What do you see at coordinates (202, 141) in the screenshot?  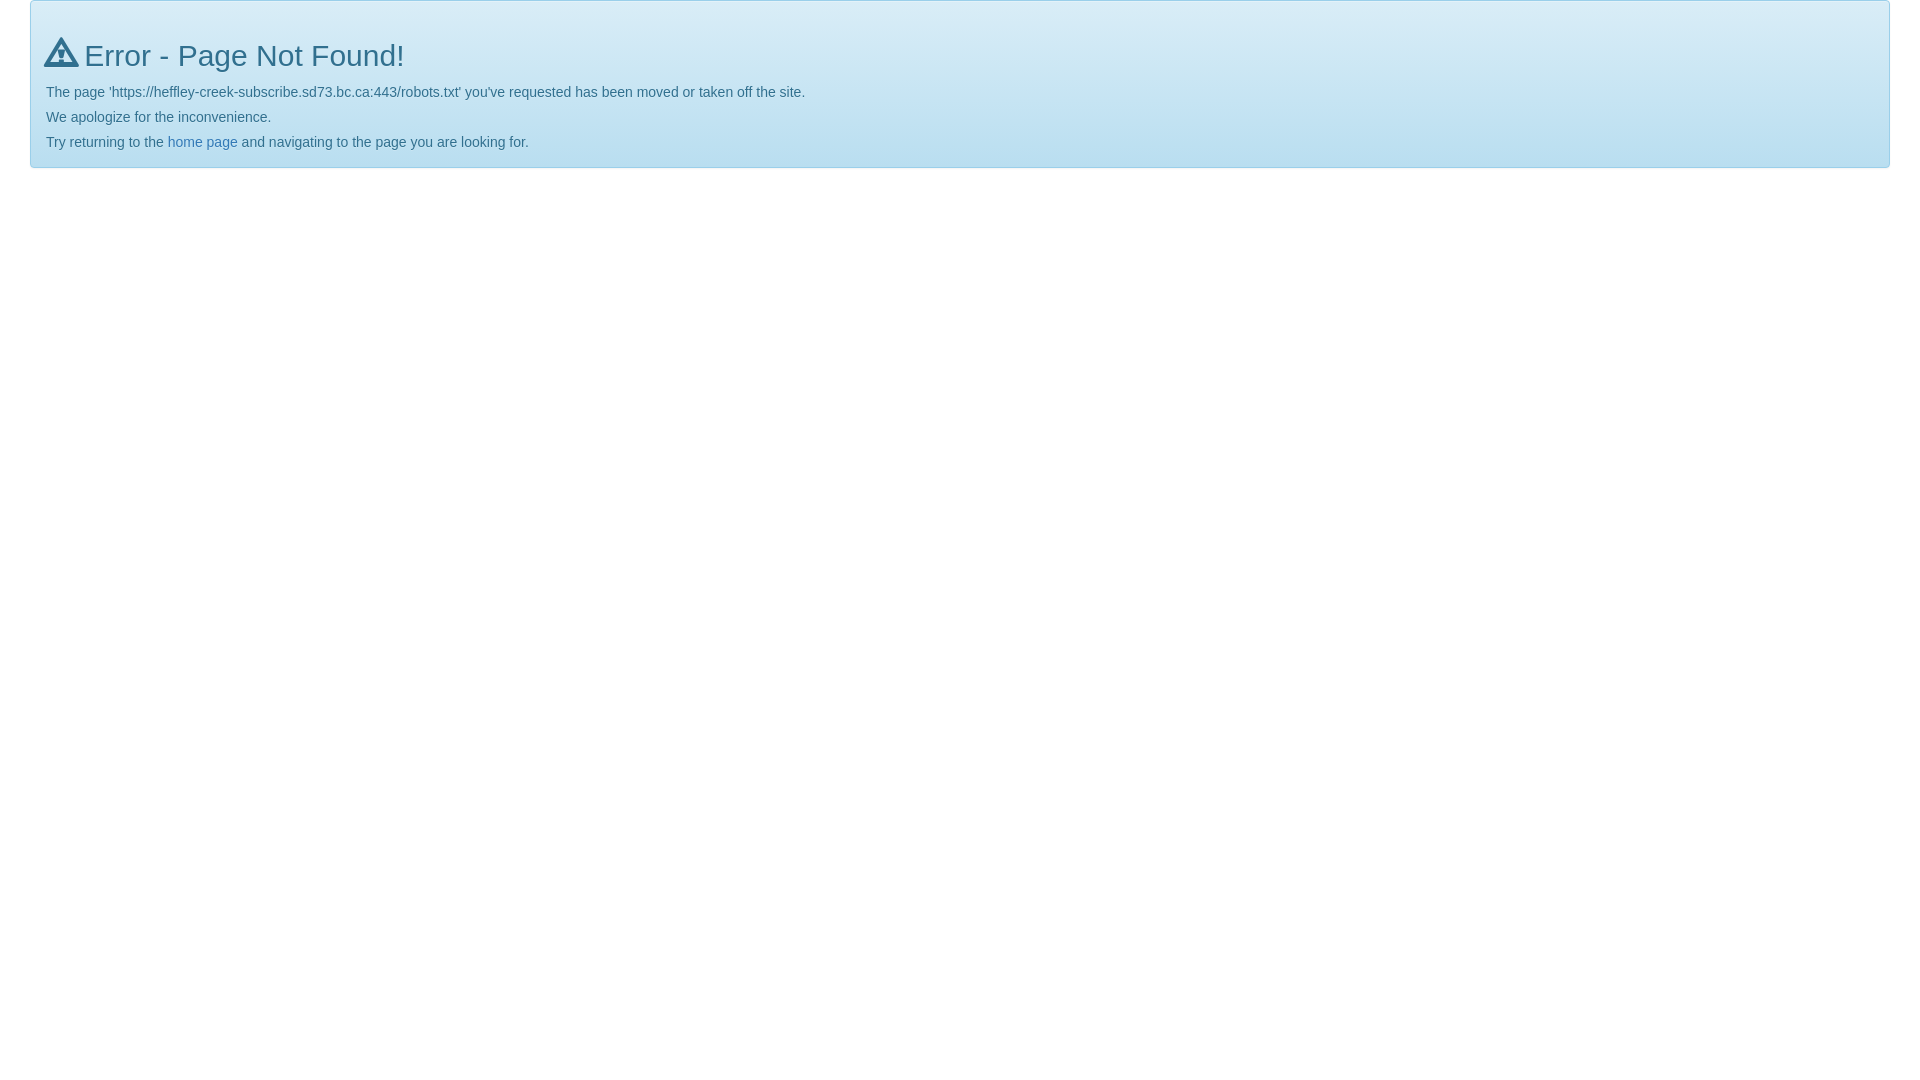 I see `'home page'` at bounding box center [202, 141].